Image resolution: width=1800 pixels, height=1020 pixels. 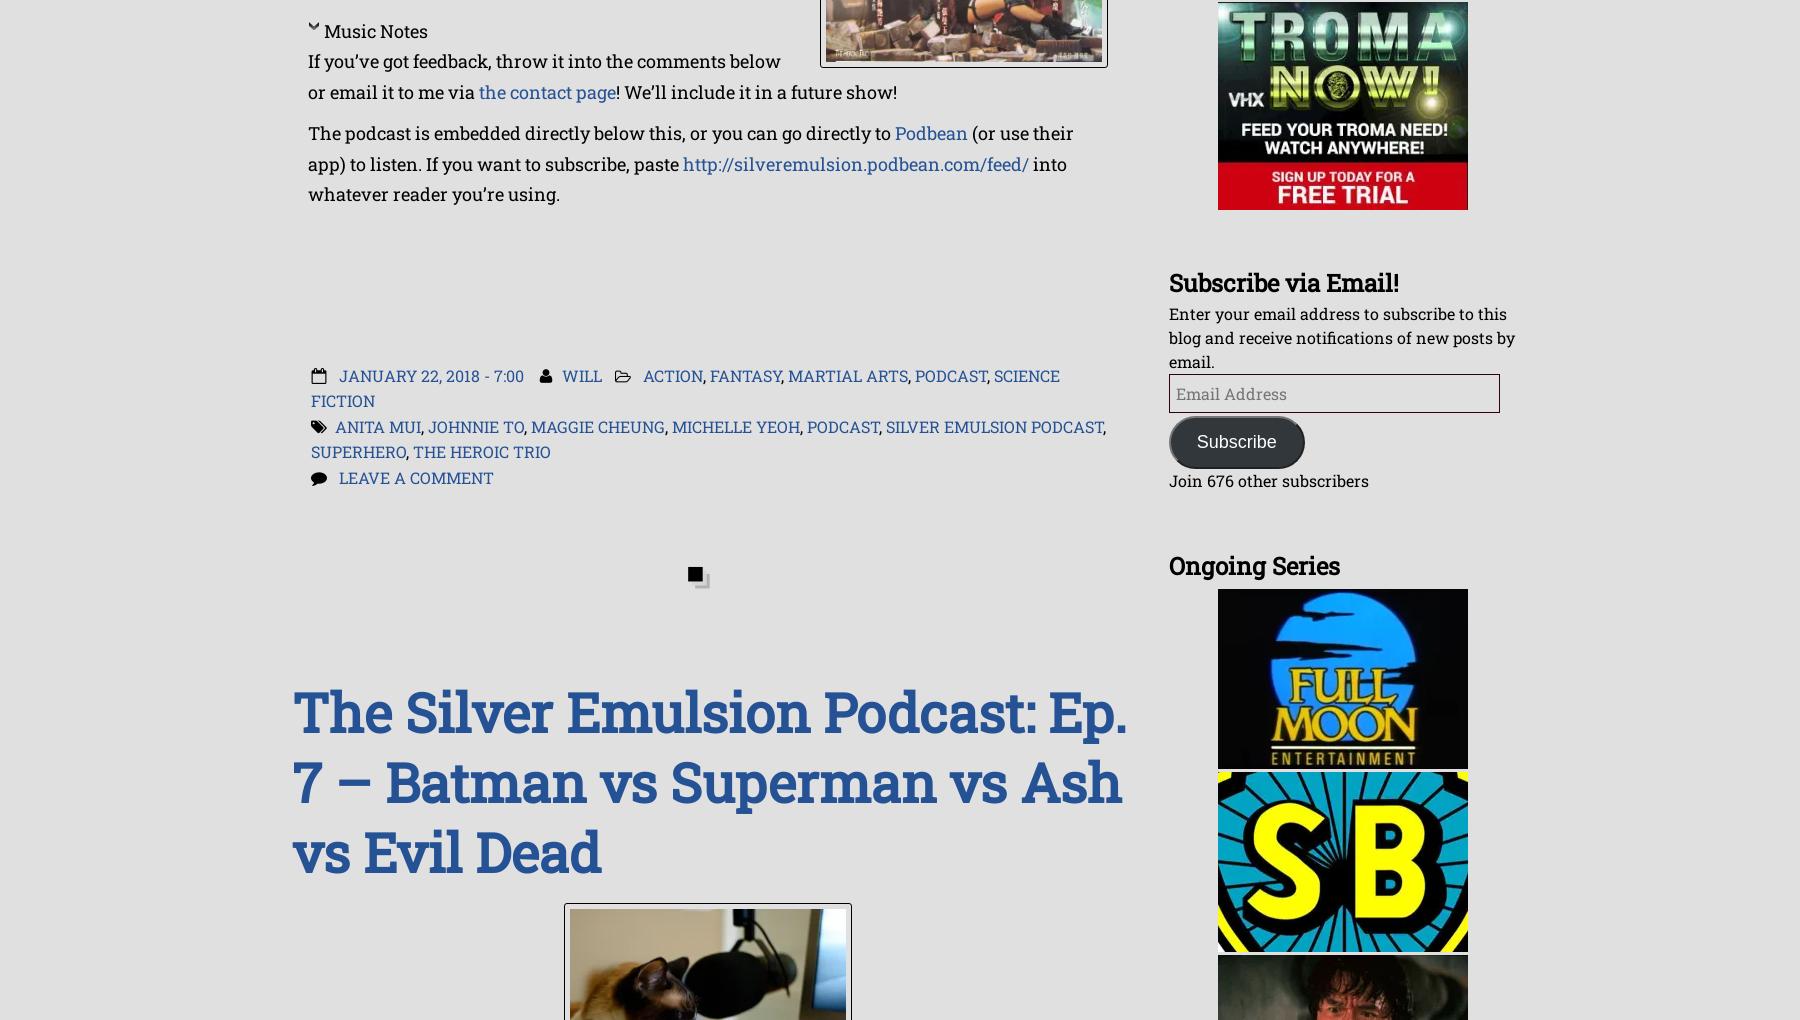 What do you see at coordinates (323, 28) in the screenshot?
I see `'Music Notes'` at bounding box center [323, 28].